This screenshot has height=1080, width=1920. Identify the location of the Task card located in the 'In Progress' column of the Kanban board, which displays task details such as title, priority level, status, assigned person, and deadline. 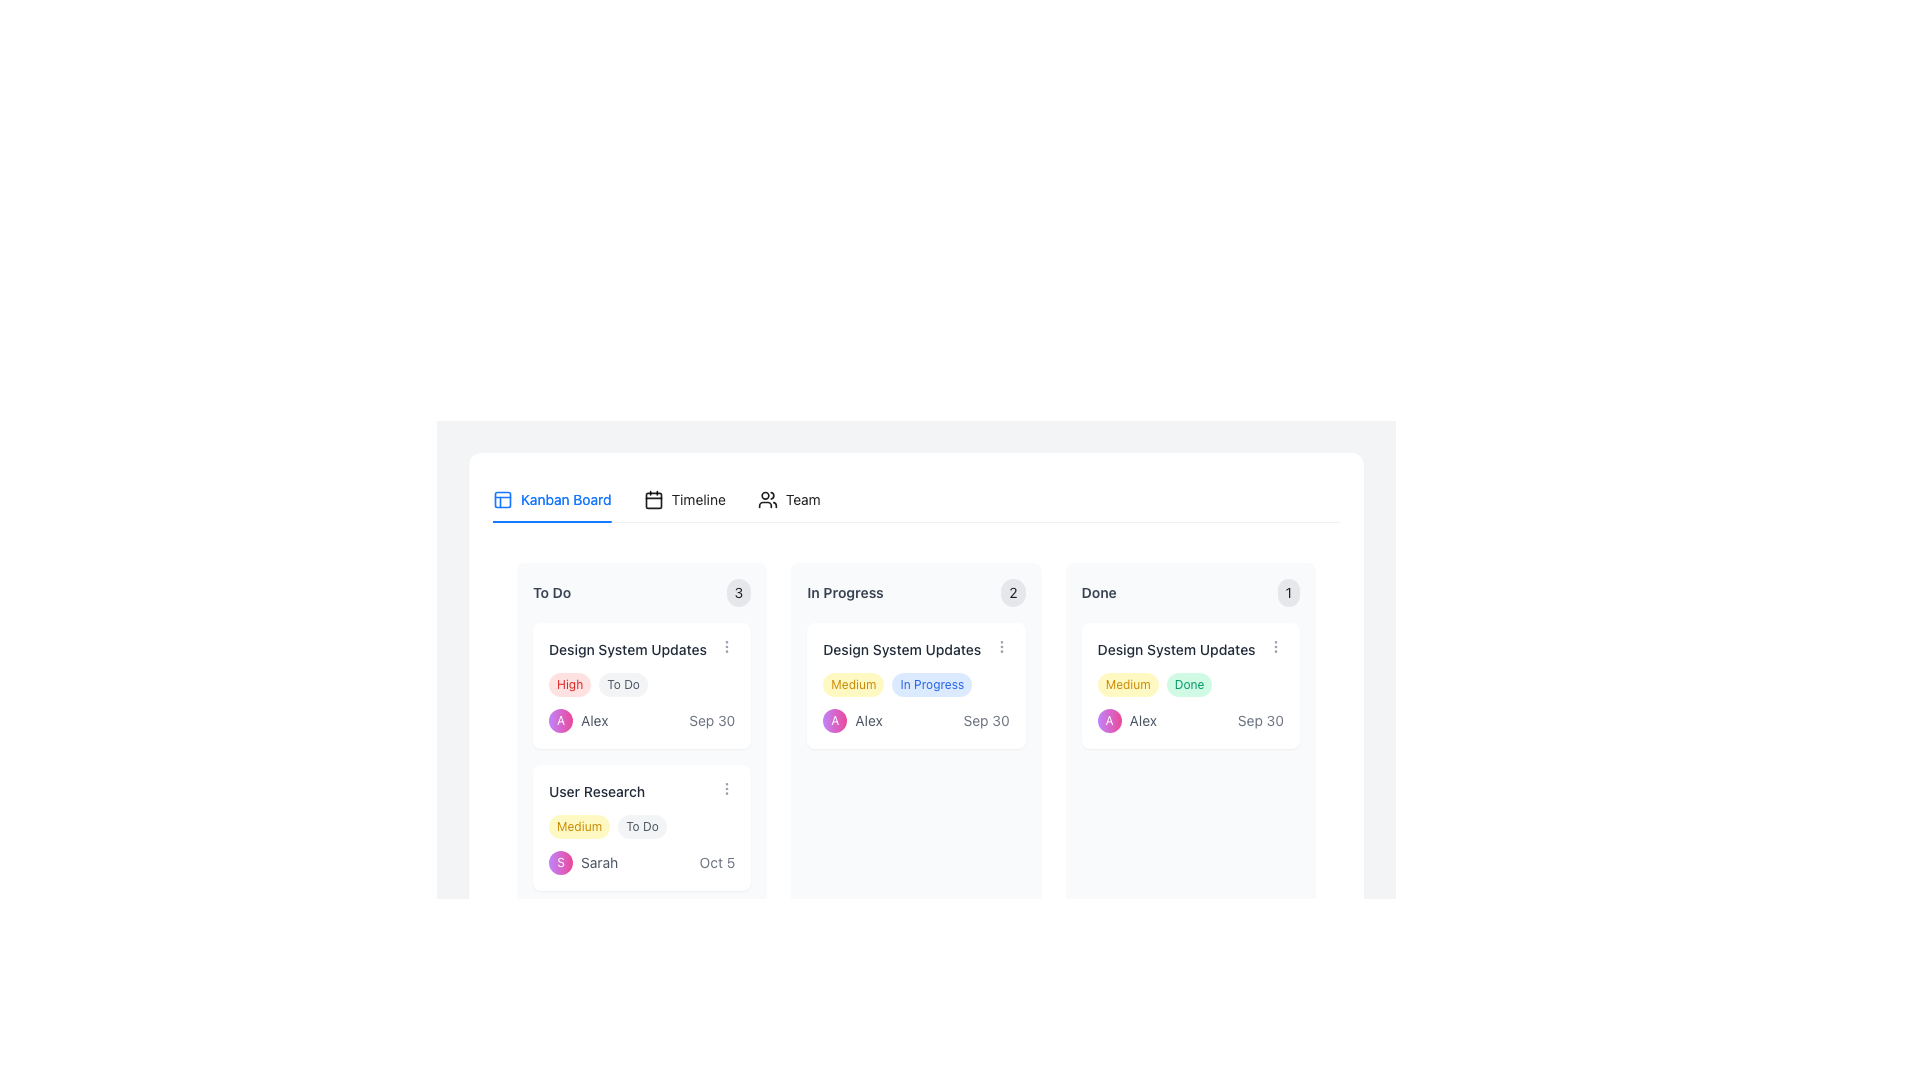
(915, 743).